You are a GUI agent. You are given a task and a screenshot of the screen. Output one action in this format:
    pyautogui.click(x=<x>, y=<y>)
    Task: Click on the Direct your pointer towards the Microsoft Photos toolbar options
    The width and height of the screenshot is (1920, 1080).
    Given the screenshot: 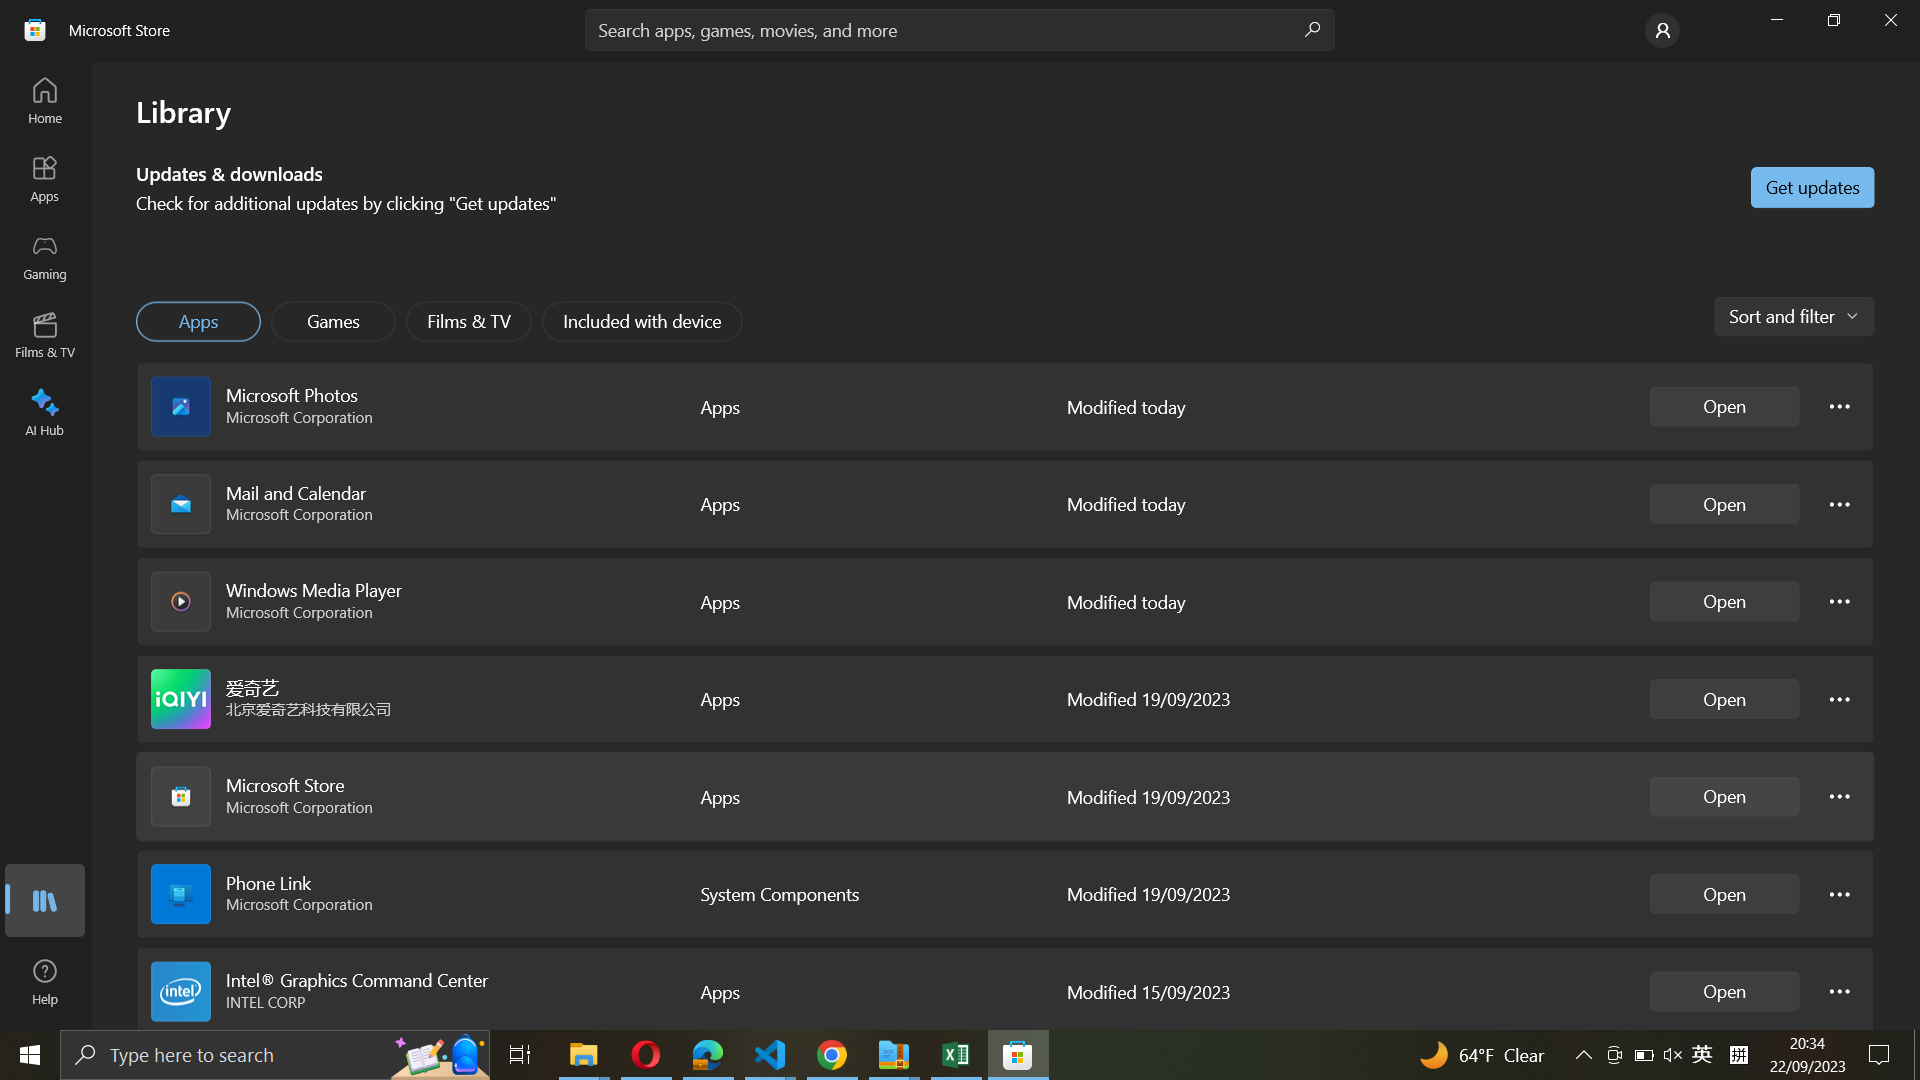 What is the action you would take?
    pyautogui.click(x=3529920, y=439560)
    